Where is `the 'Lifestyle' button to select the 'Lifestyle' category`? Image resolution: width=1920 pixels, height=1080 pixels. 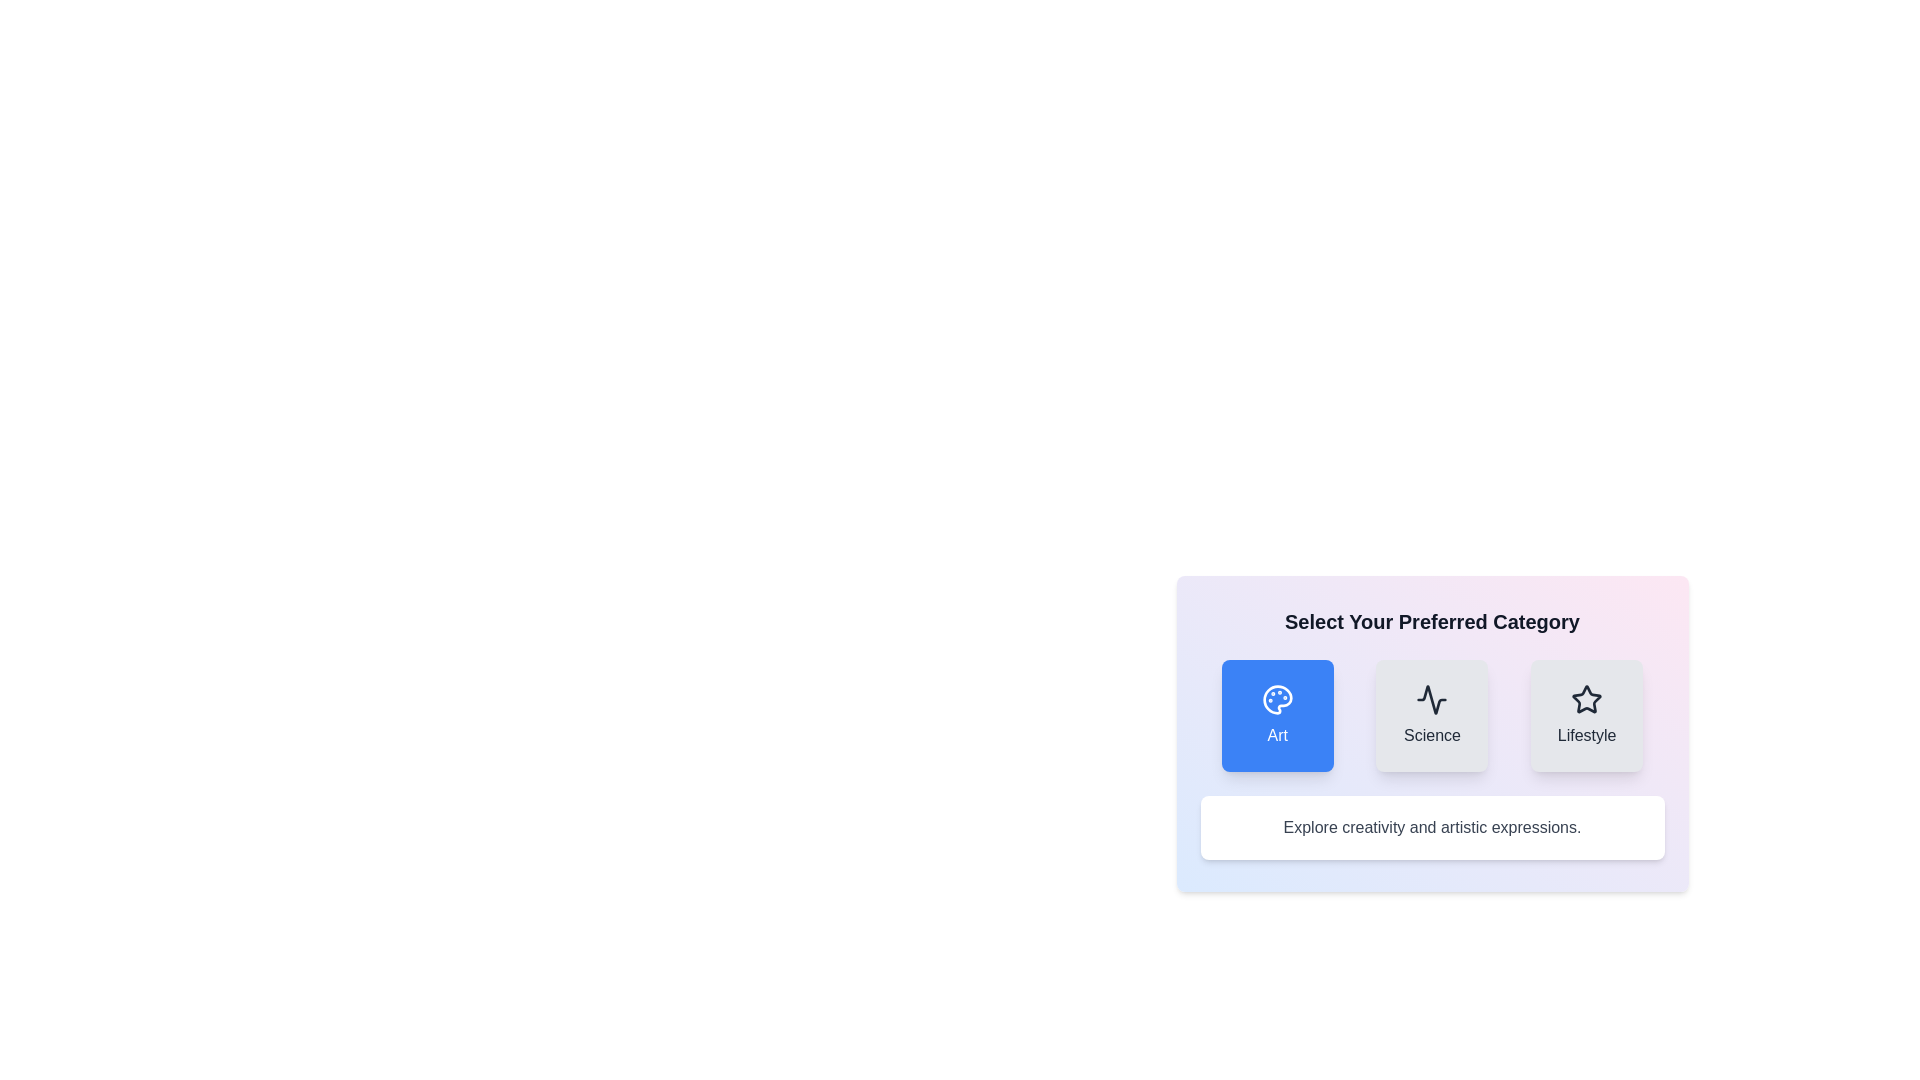
the 'Lifestyle' button to select the 'Lifestyle' category is located at coordinates (1586, 715).